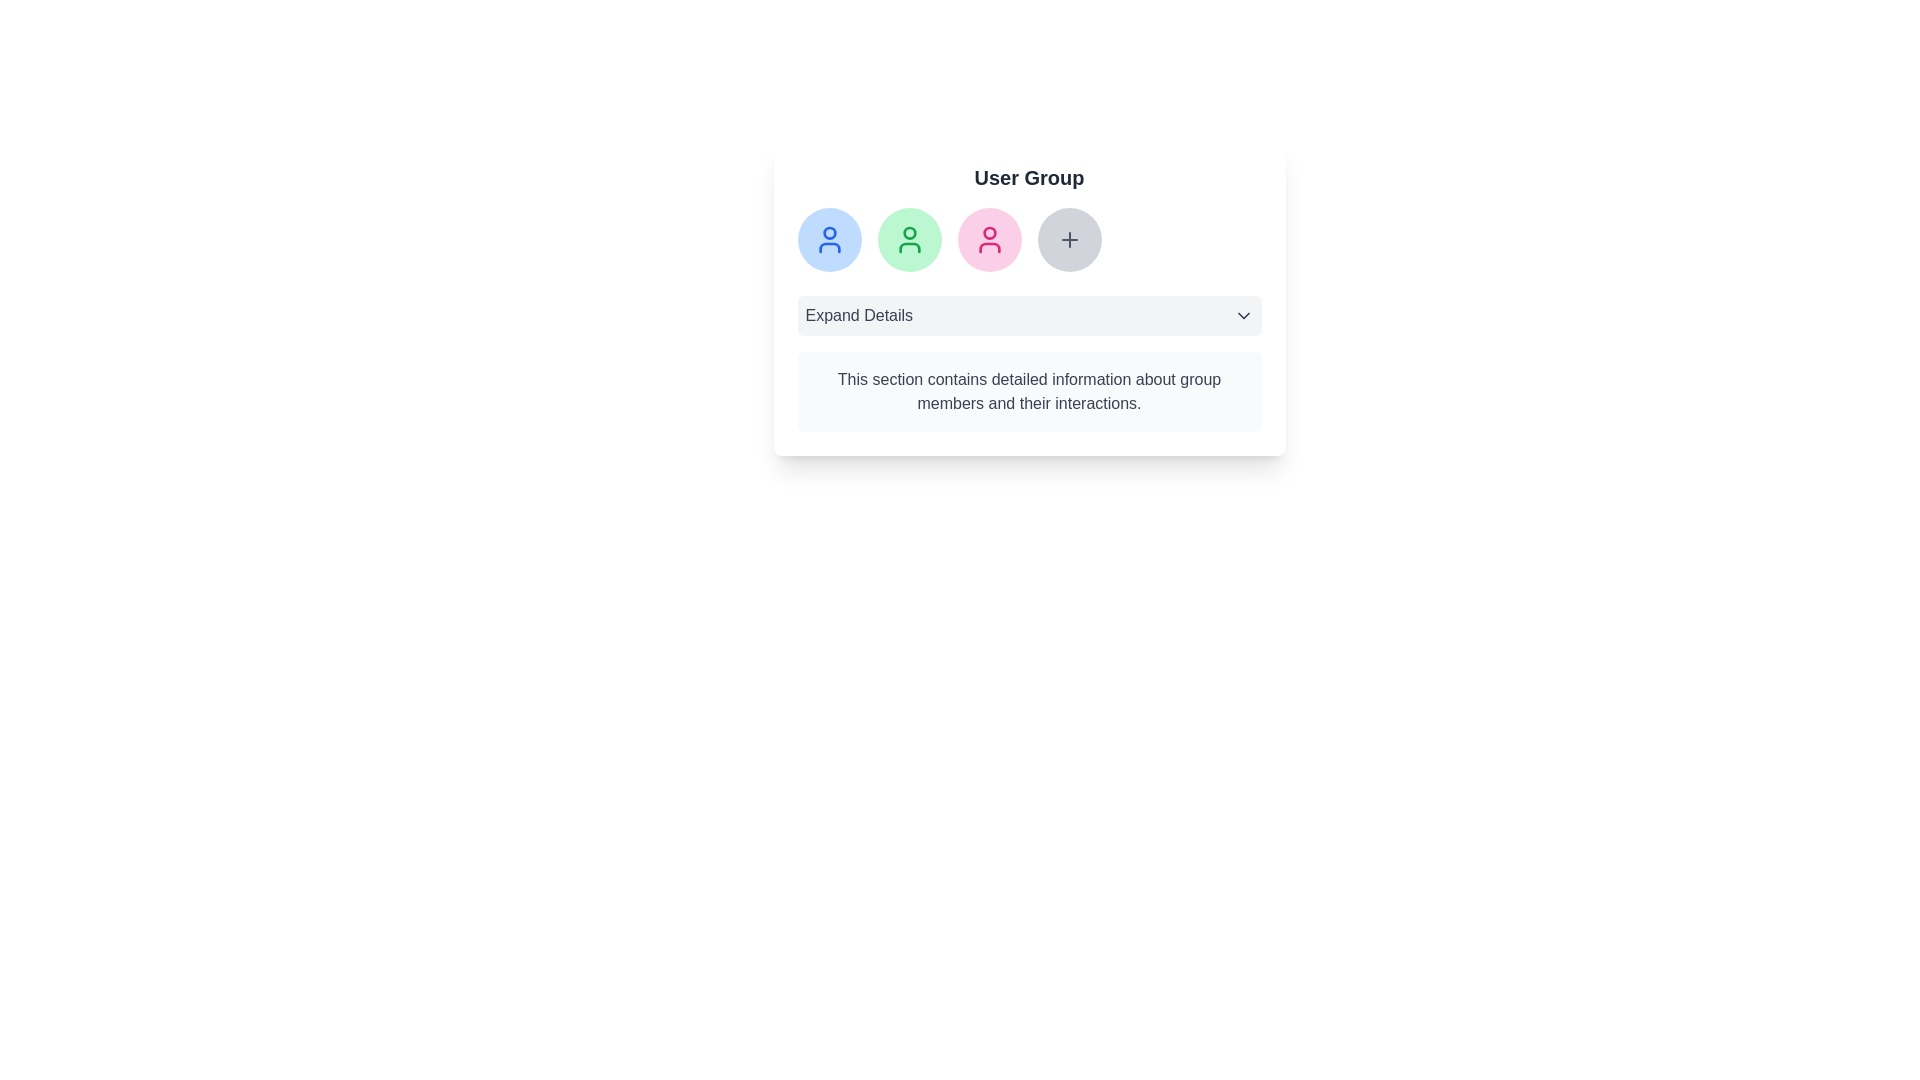  I want to click on the green outlined person icon located in the second position of the horizontal row of icons, so click(908, 238).